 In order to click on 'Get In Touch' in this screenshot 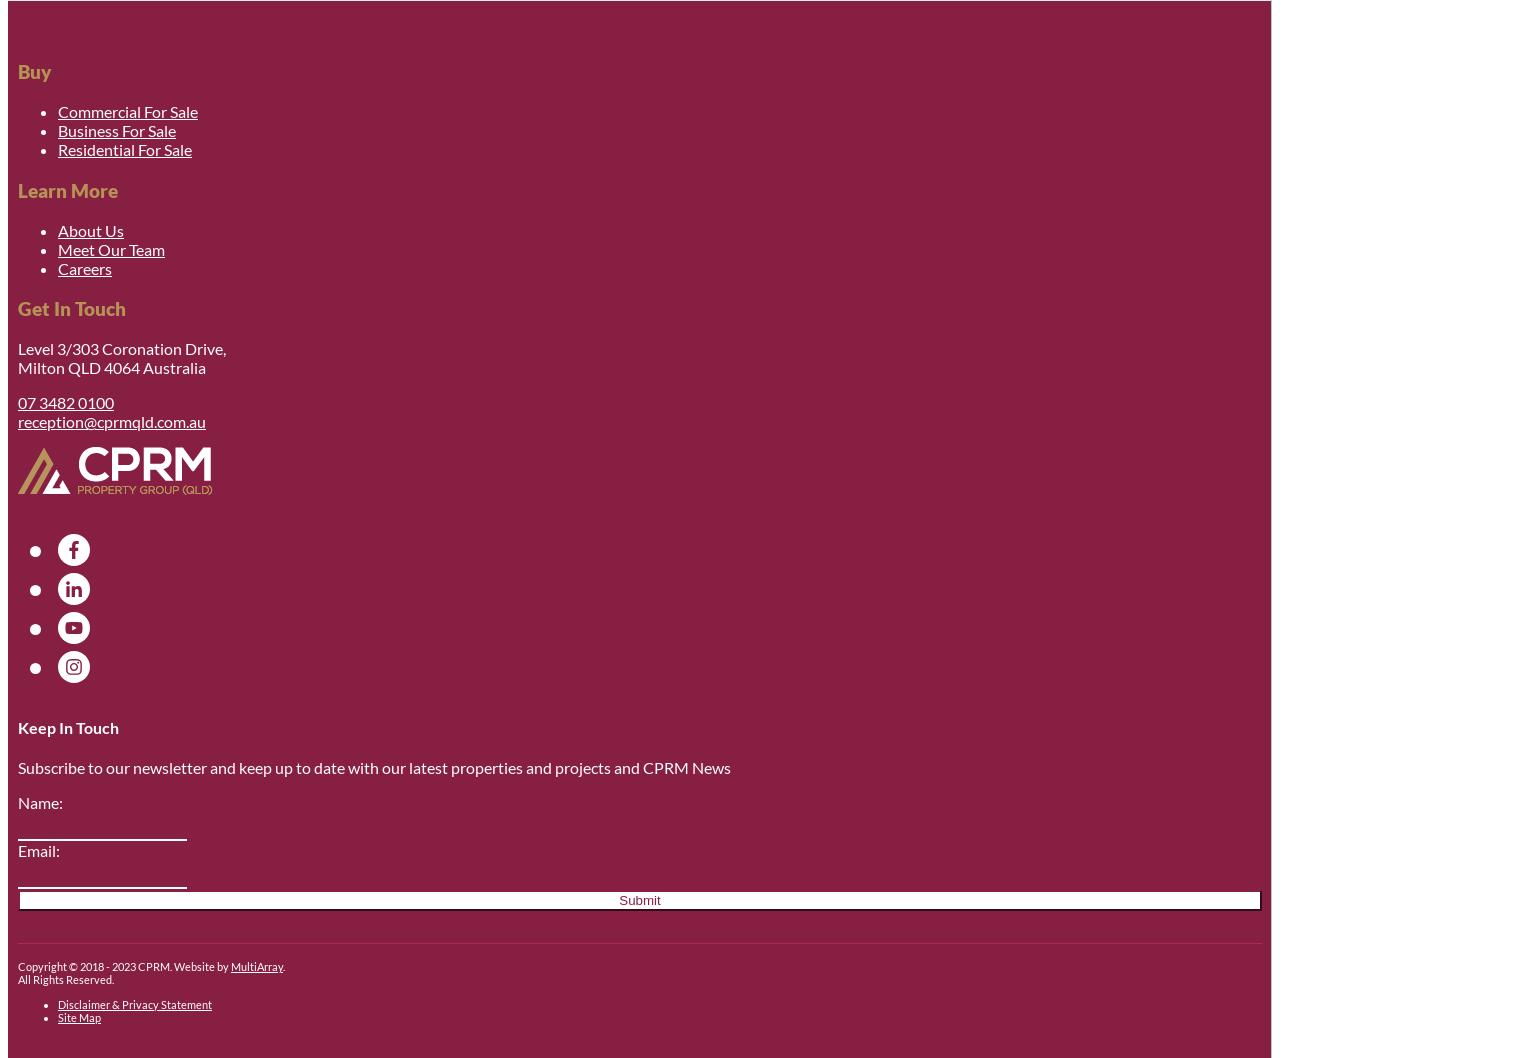, I will do `click(71, 306)`.